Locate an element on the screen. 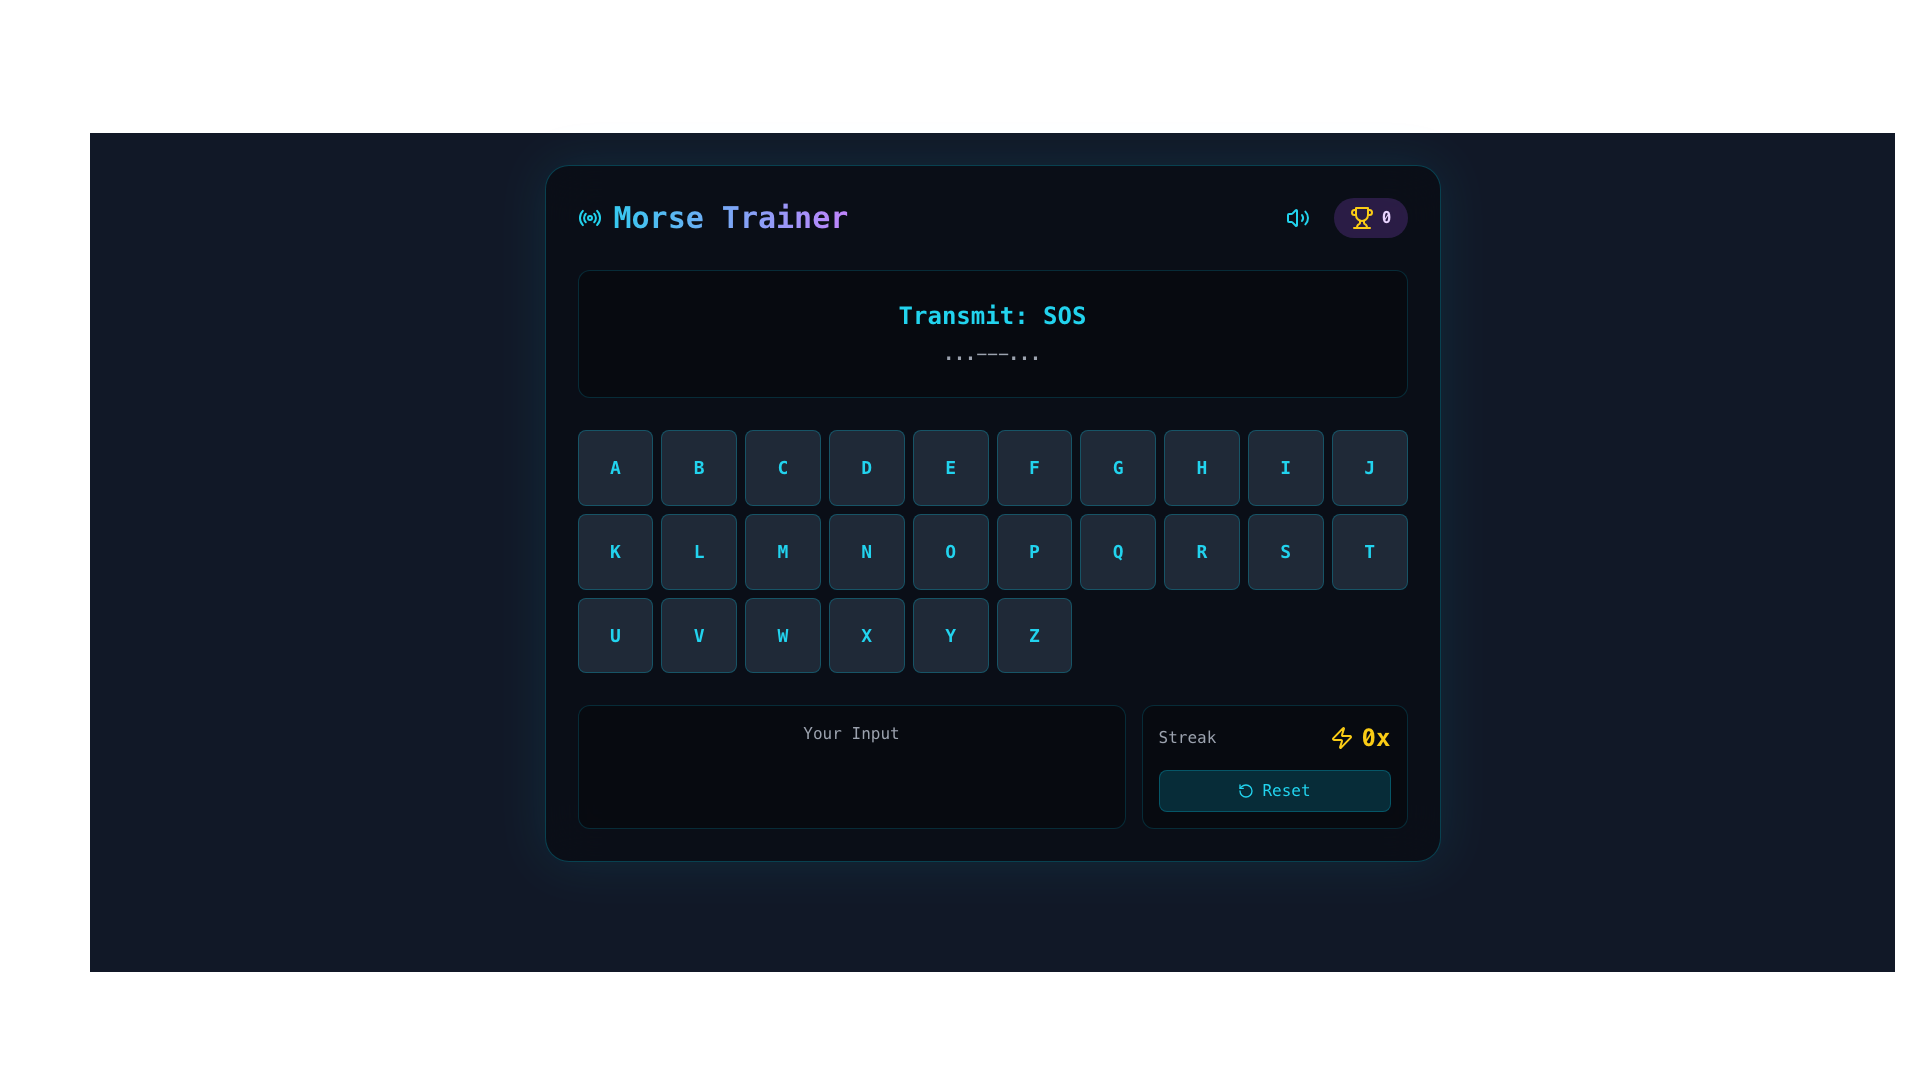 Image resolution: width=1920 pixels, height=1080 pixels. the square button with a dark gray background and a bright cyan-colored letter 'J' is located at coordinates (1368, 467).